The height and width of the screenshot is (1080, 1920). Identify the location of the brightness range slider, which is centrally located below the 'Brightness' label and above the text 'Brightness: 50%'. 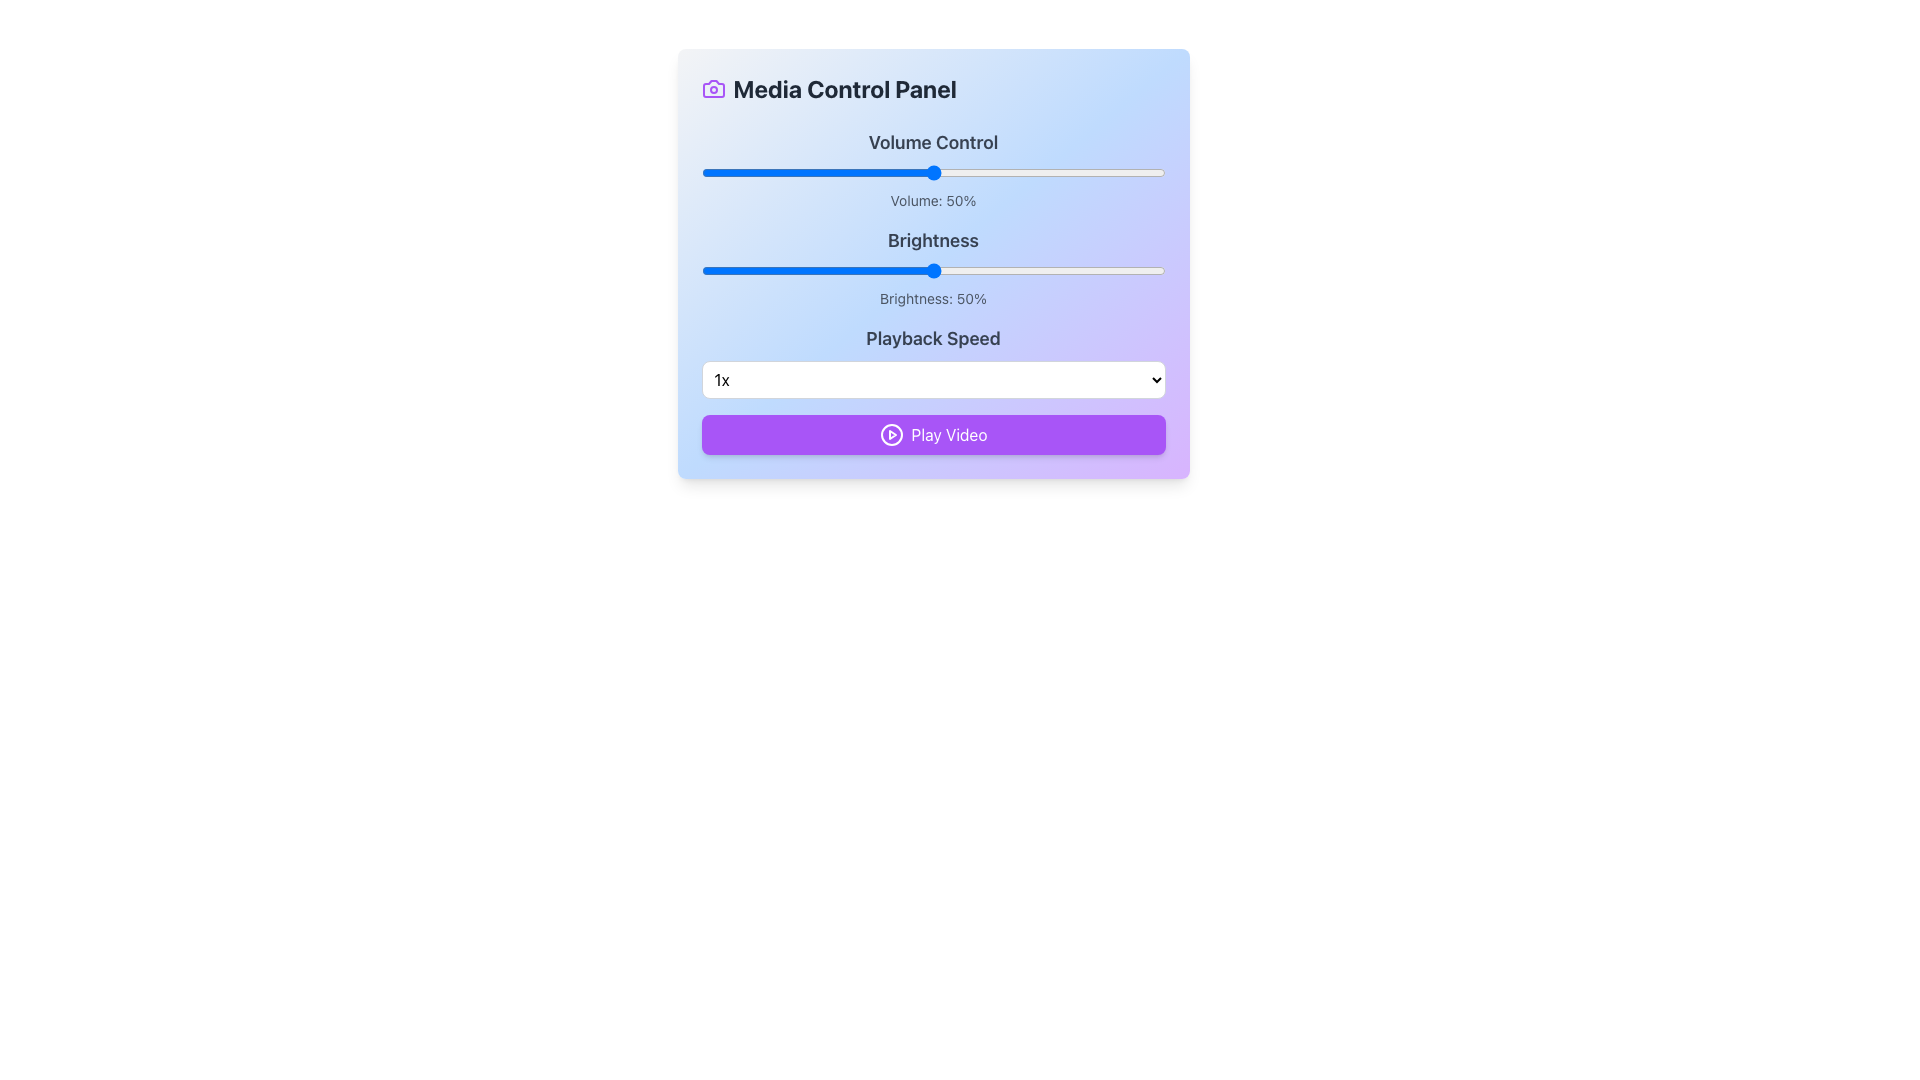
(932, 270).